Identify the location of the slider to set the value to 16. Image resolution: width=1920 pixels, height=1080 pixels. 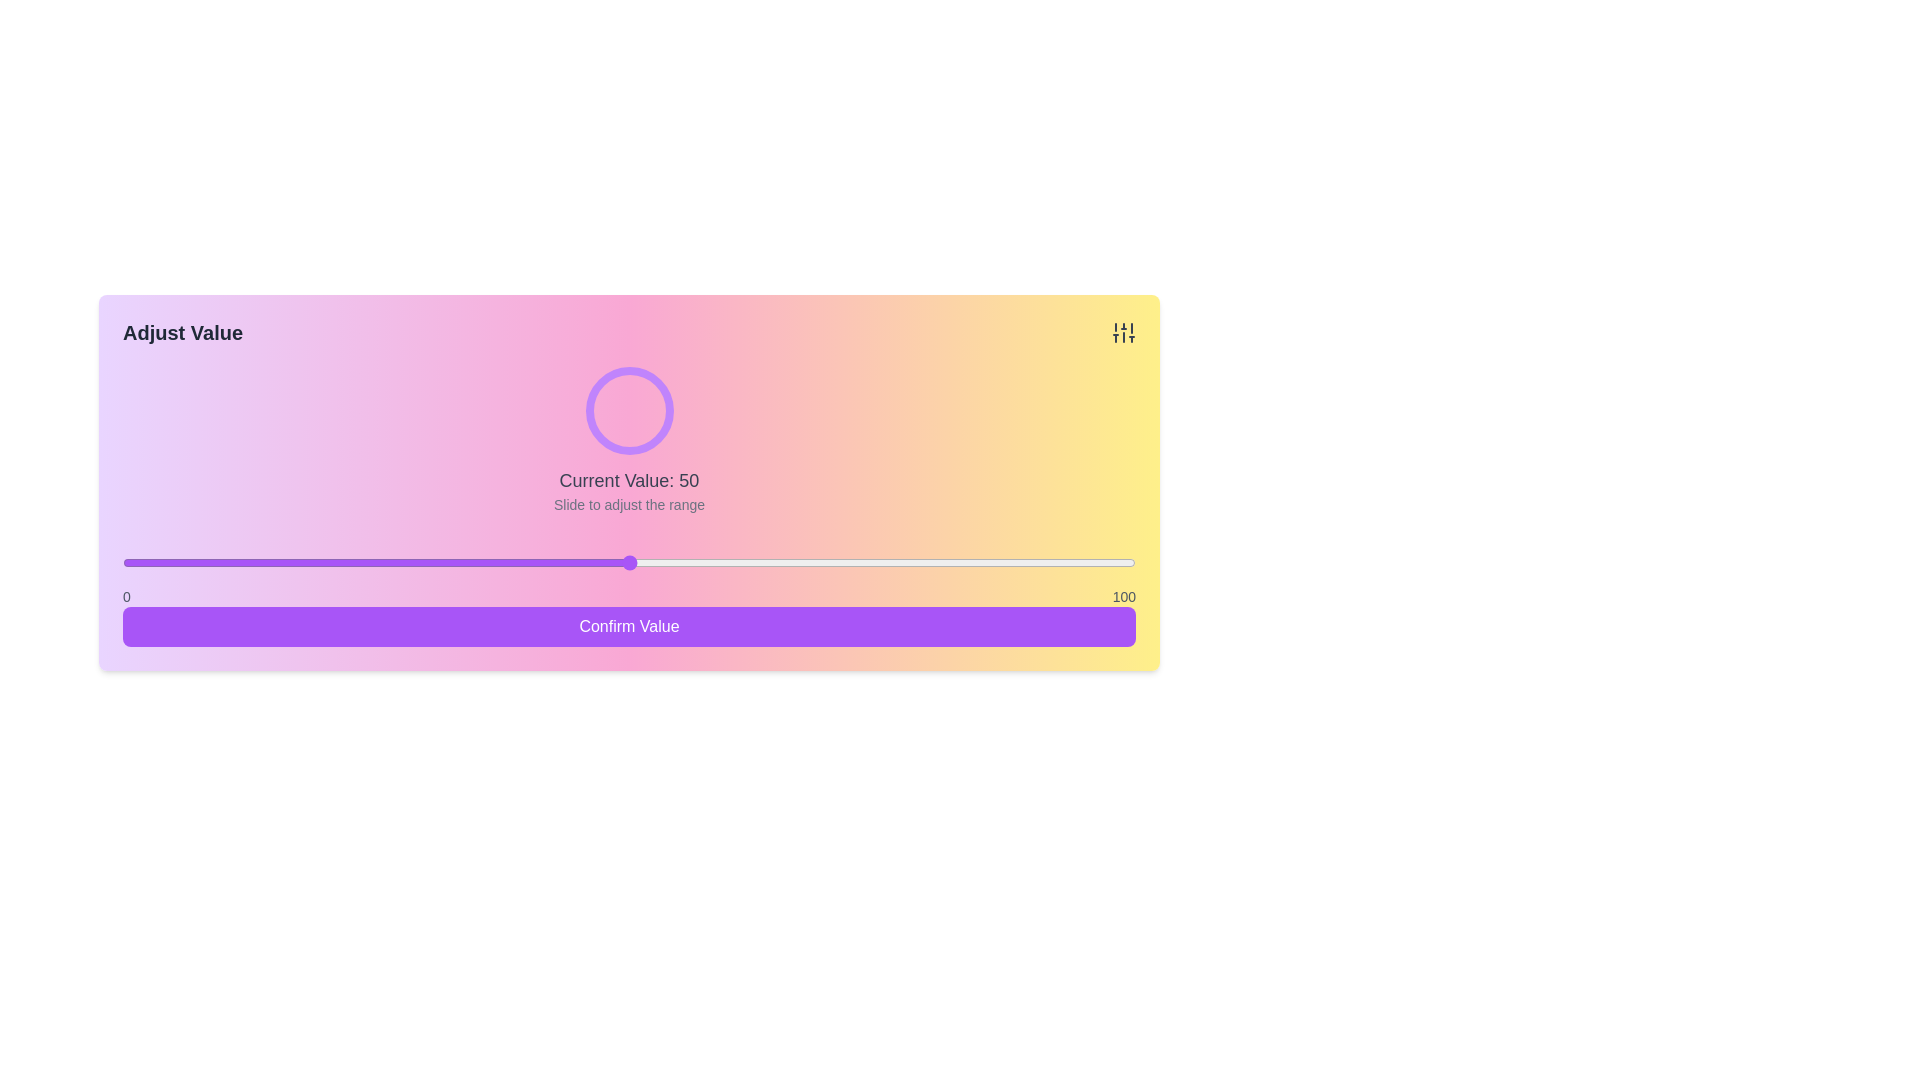
(284, 563).